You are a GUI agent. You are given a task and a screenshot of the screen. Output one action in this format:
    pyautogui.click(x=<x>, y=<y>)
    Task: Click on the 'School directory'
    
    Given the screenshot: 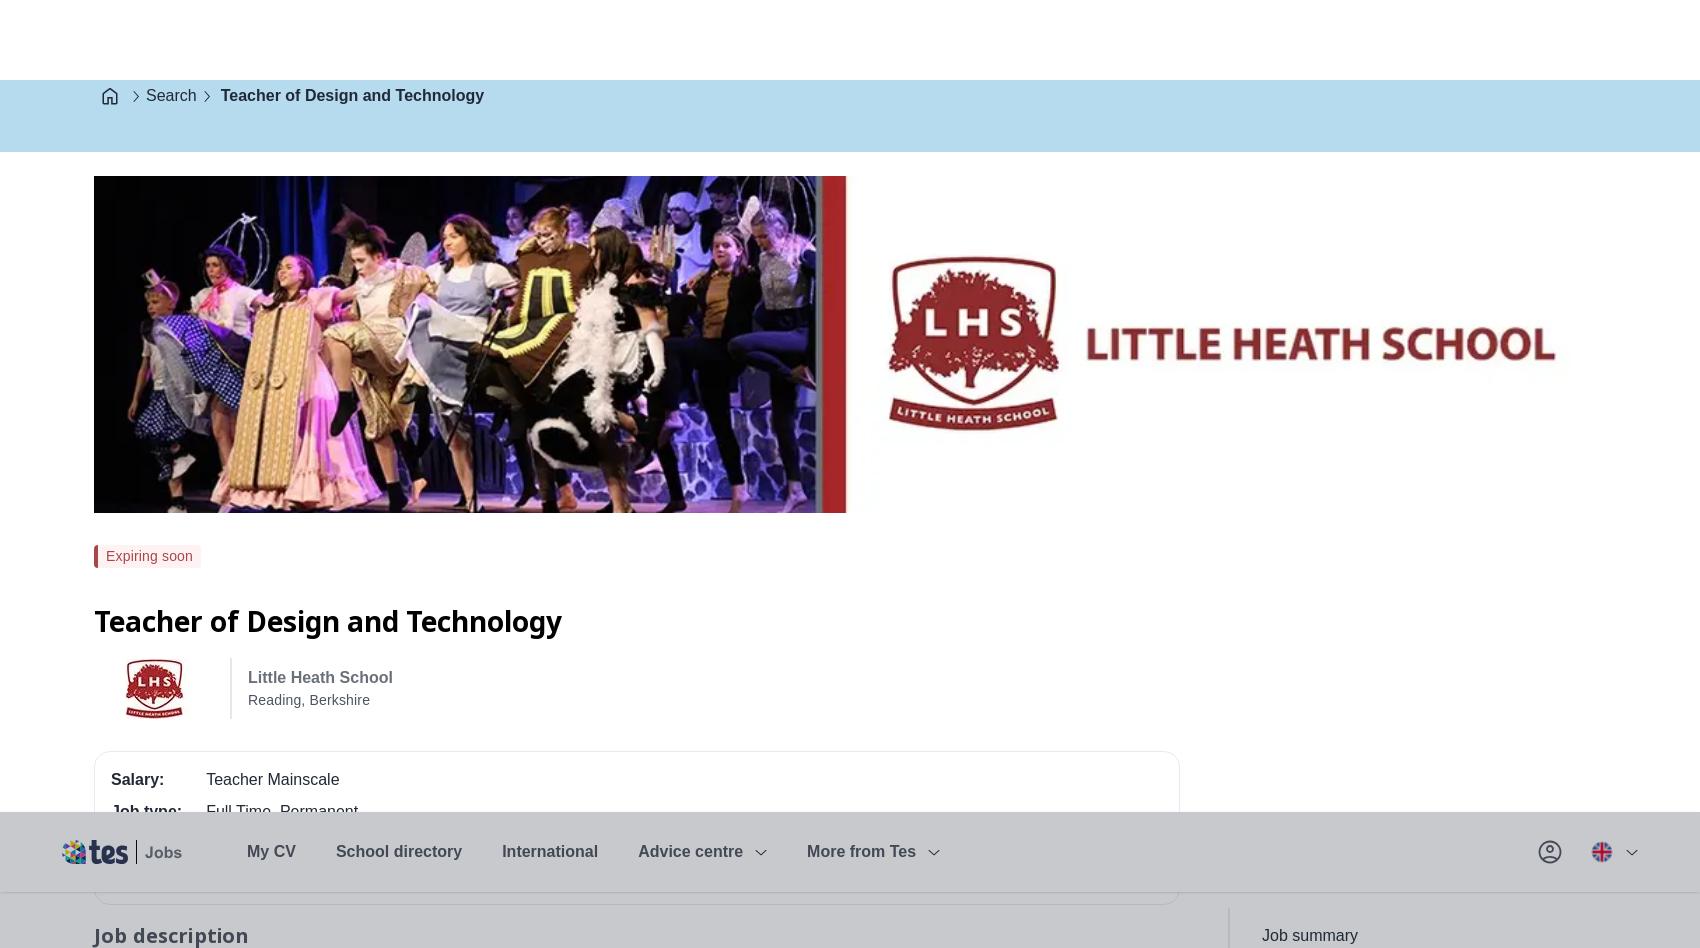 What is the action you would take?
    pyautogui.click(x=334, y=39)
    